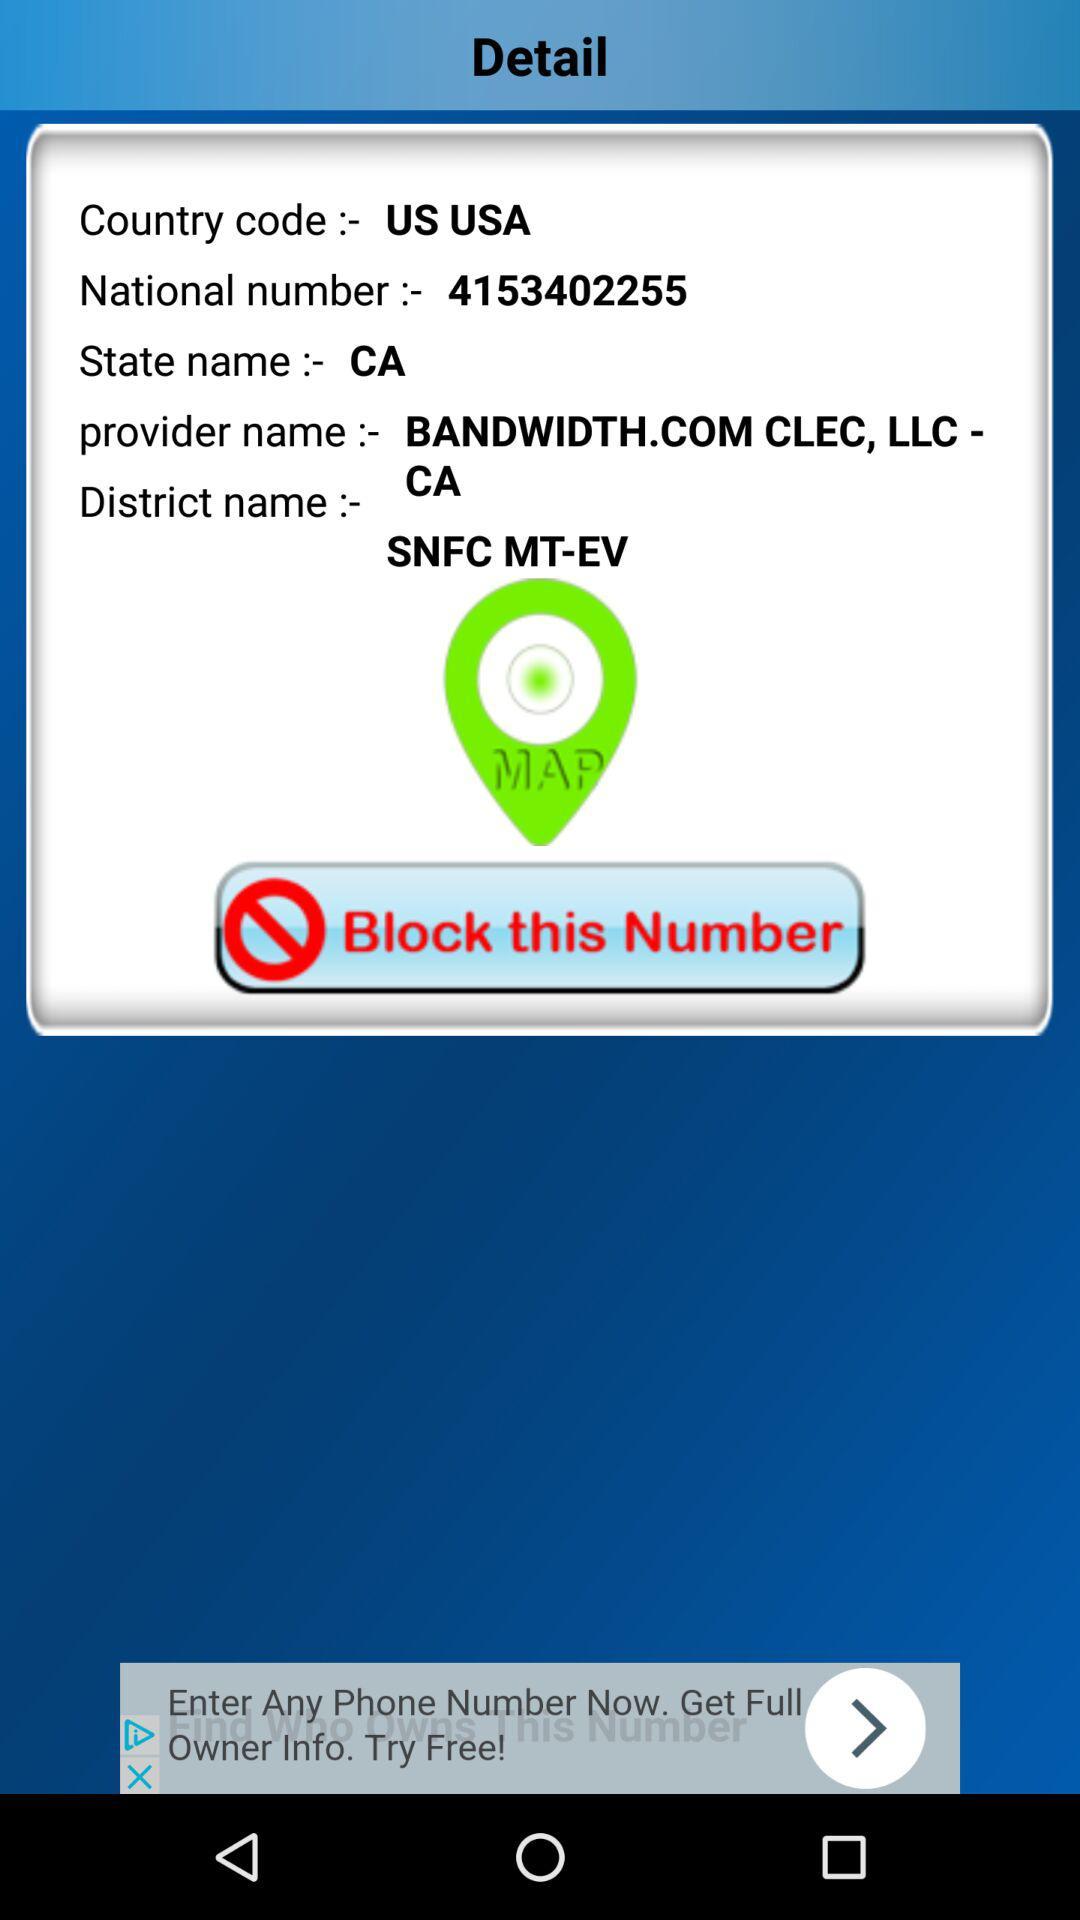 The width and height of the screenshot is (1080, 1920). Describe the element at coordinates (540, 712) in the screenshot. I see `open map` at that location.